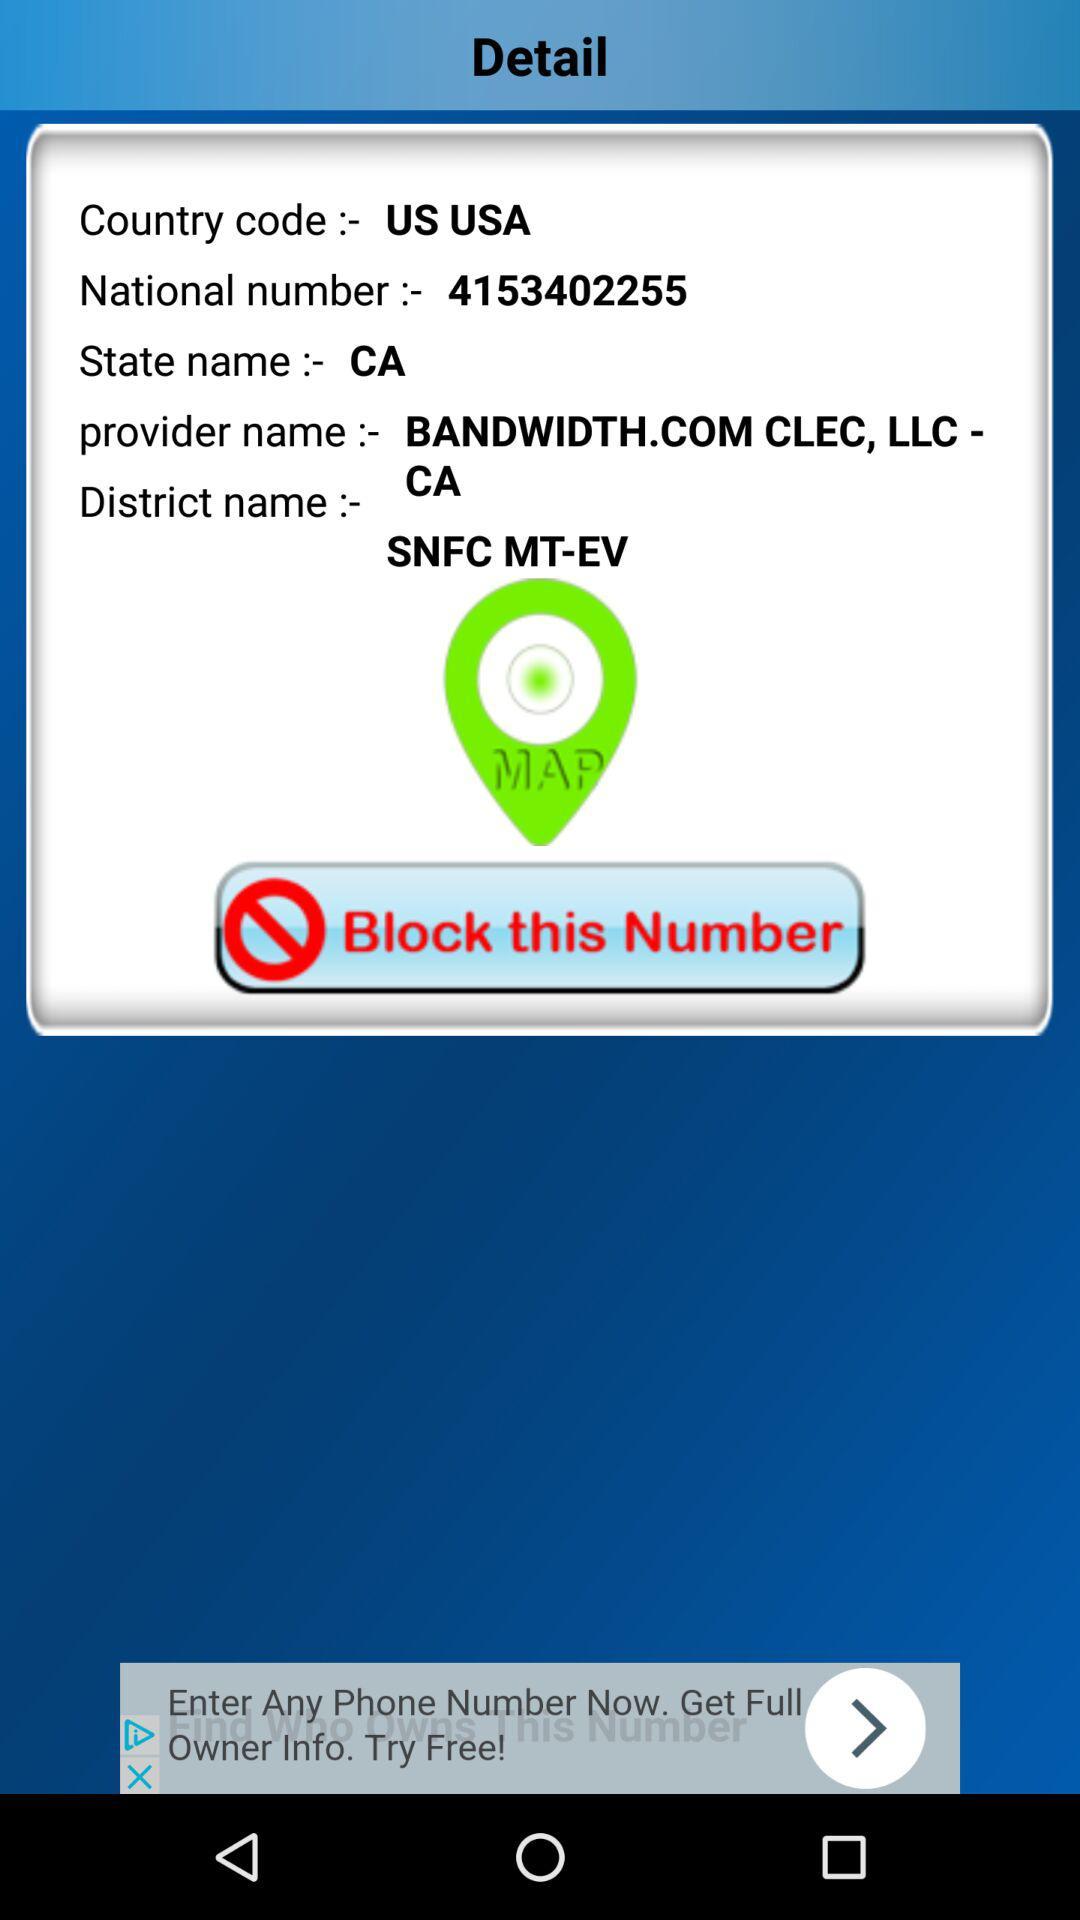 The width and height of the screenshot is (1080, 1920). Describe the element at coordinates (540, 712) in the screenshot. I see `open map` at that location.